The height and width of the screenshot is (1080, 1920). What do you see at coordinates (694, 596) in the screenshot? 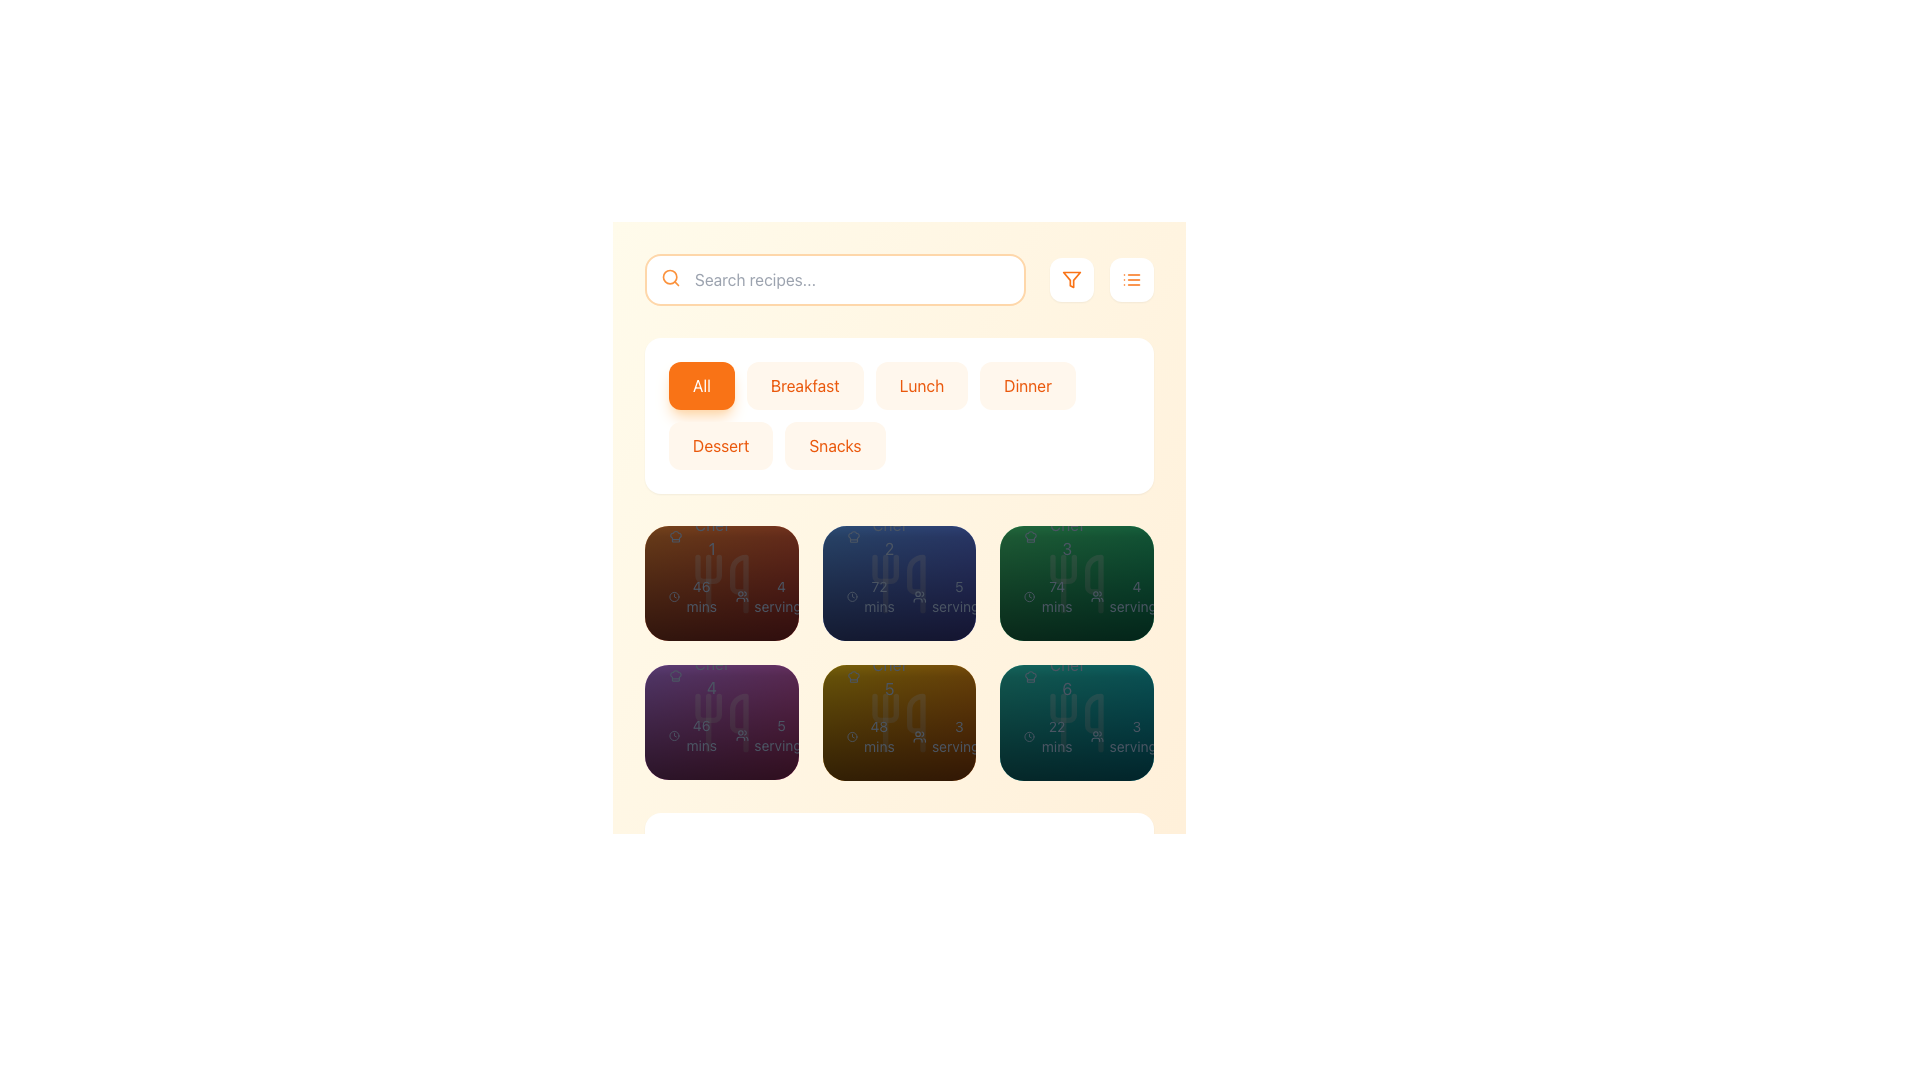
I see `estimated preparation time displayed in the text element located in the top-left corner of a grid item` at bounding box center [694, 596].